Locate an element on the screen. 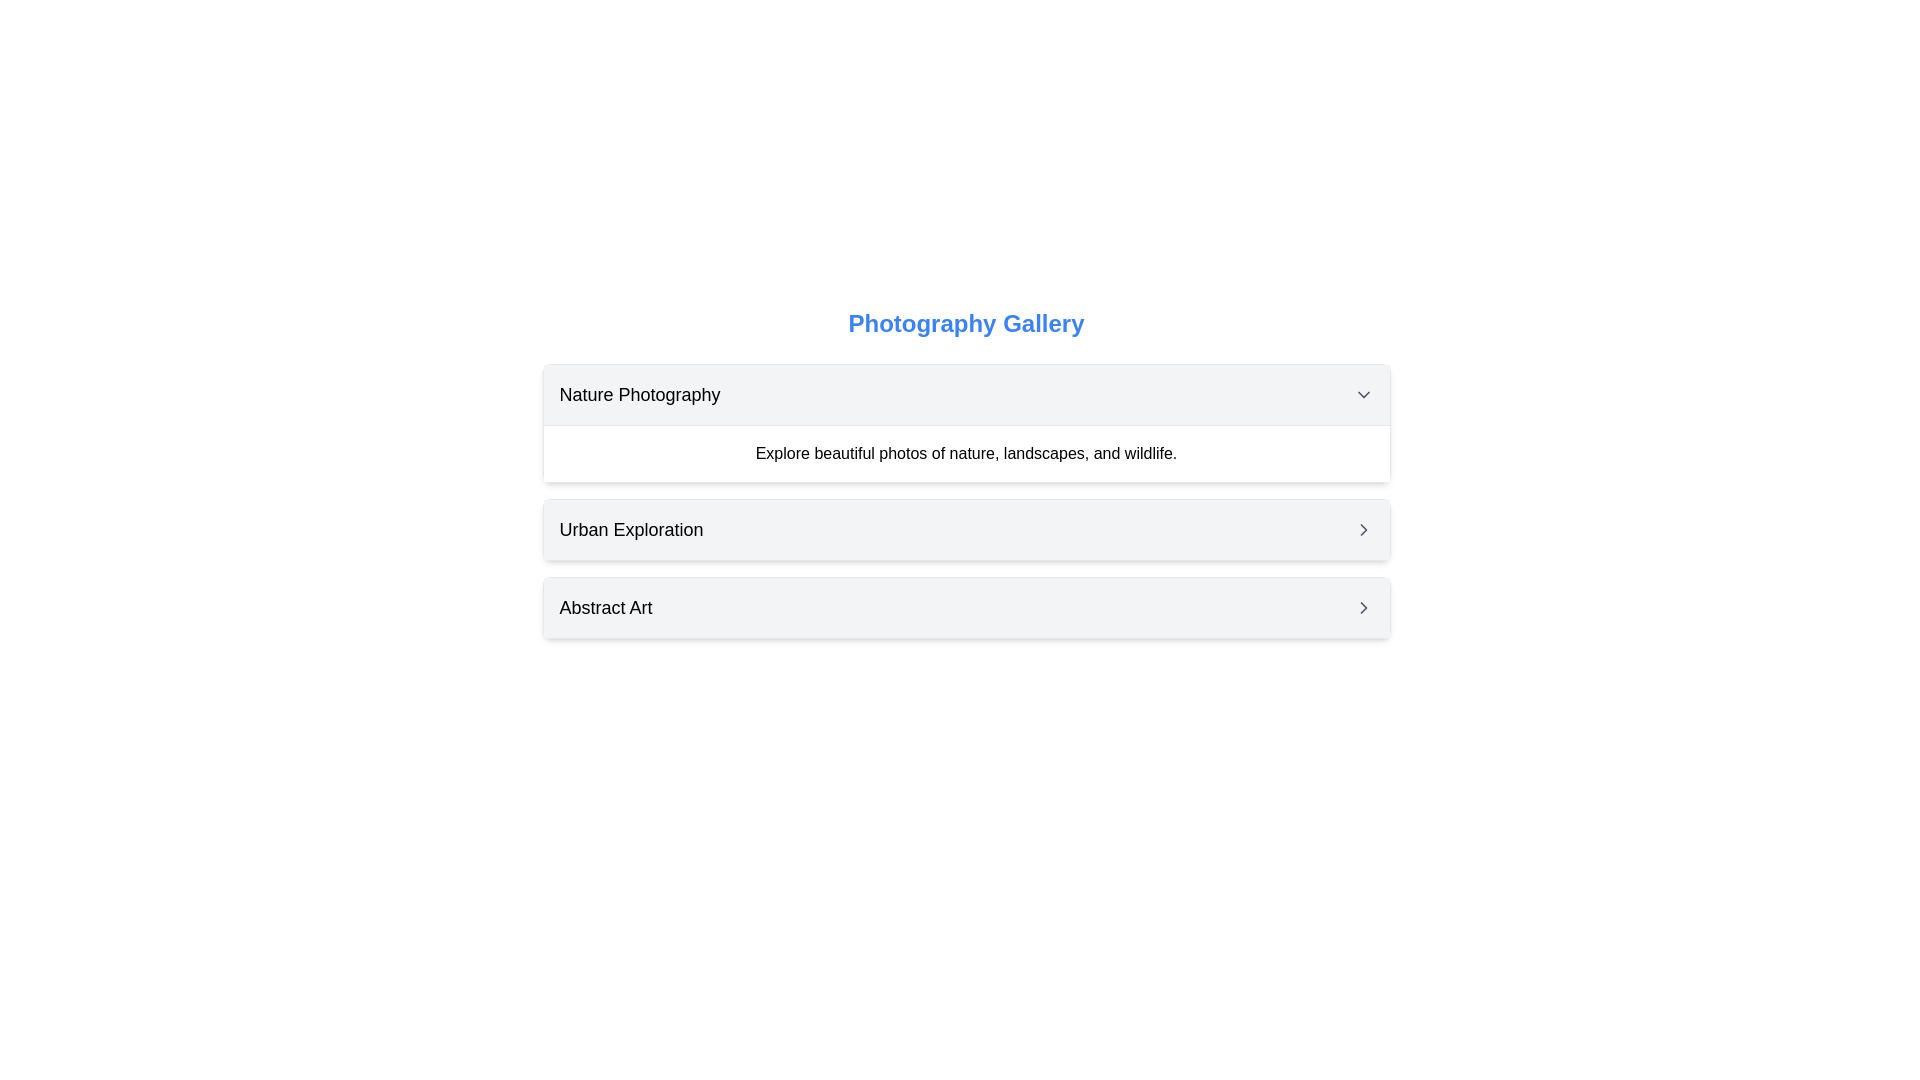  the right-pointing chevron icon, which is styled in light gray and located to the far right of the 'Abstract Art' list item is located at coordinates (1362, 607).